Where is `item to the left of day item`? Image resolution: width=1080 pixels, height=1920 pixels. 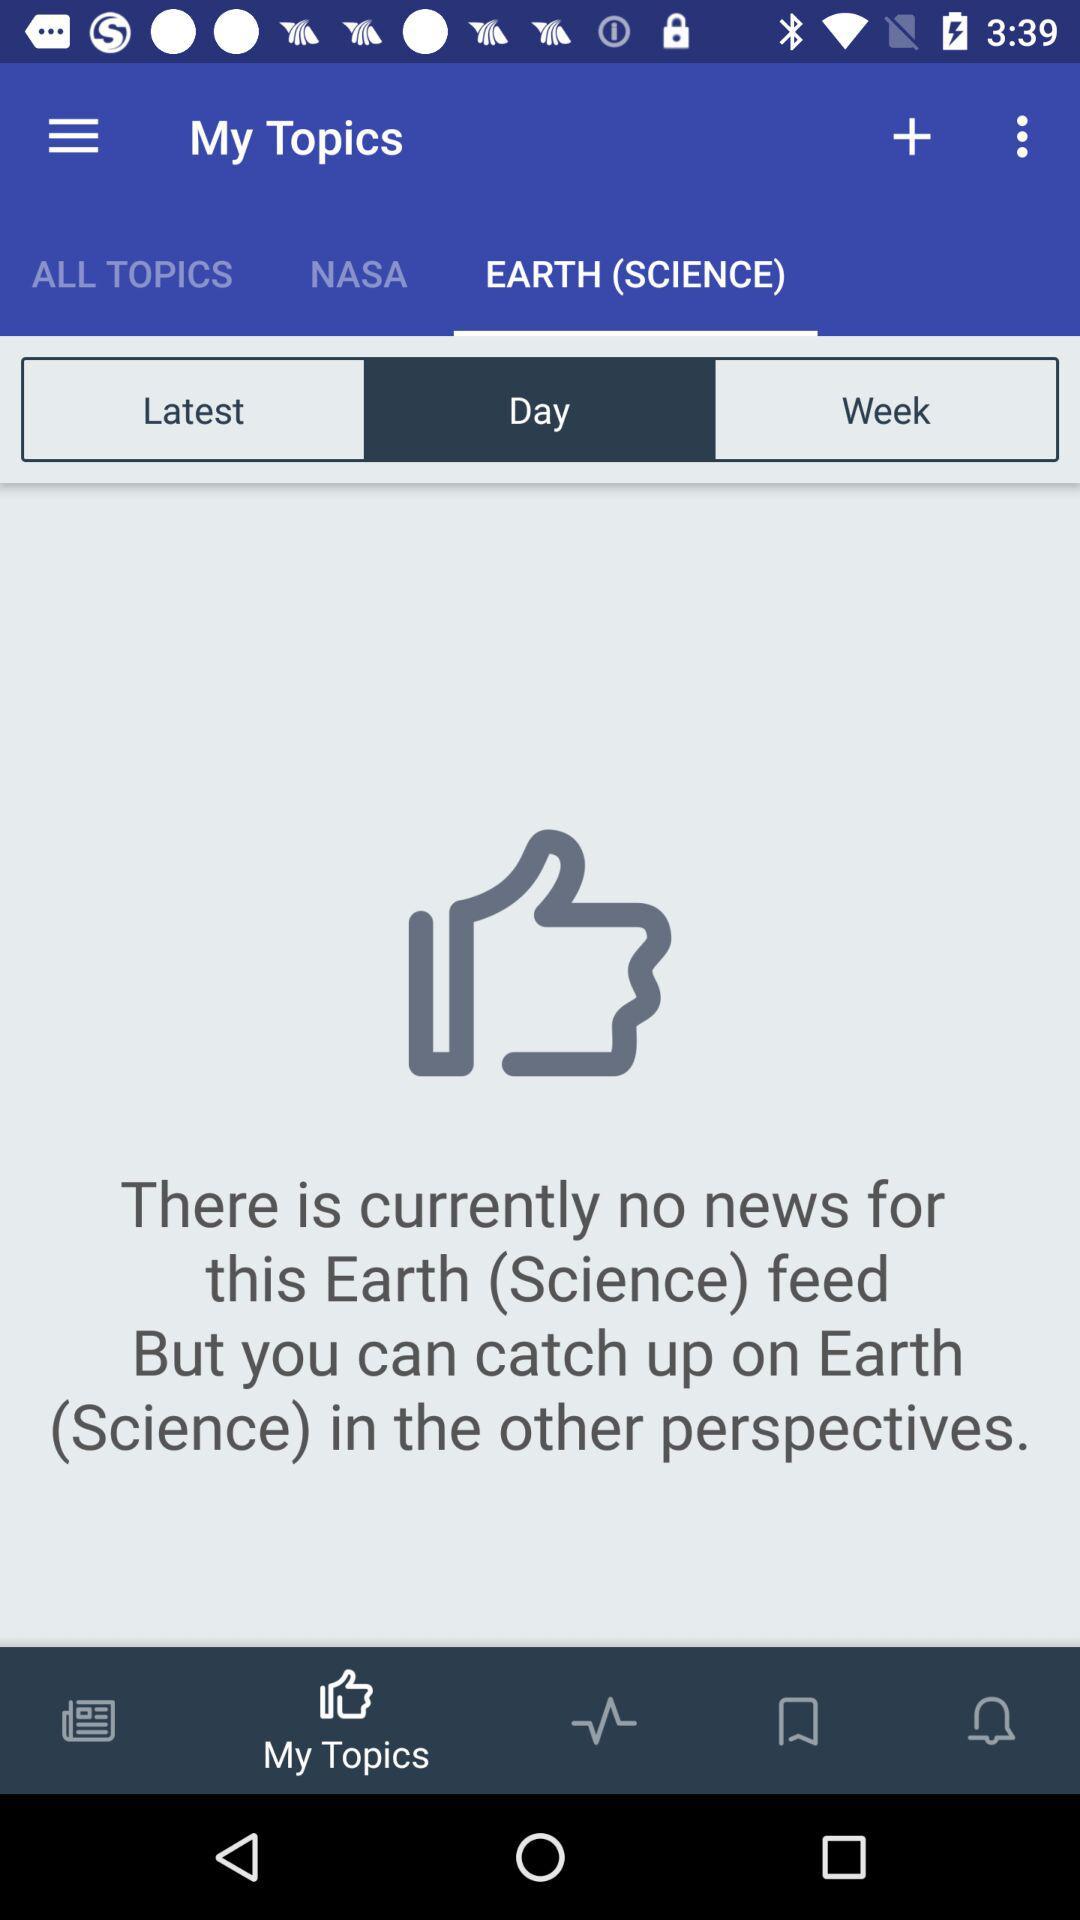
item to the left of day item is located at coordinates (193, 408).